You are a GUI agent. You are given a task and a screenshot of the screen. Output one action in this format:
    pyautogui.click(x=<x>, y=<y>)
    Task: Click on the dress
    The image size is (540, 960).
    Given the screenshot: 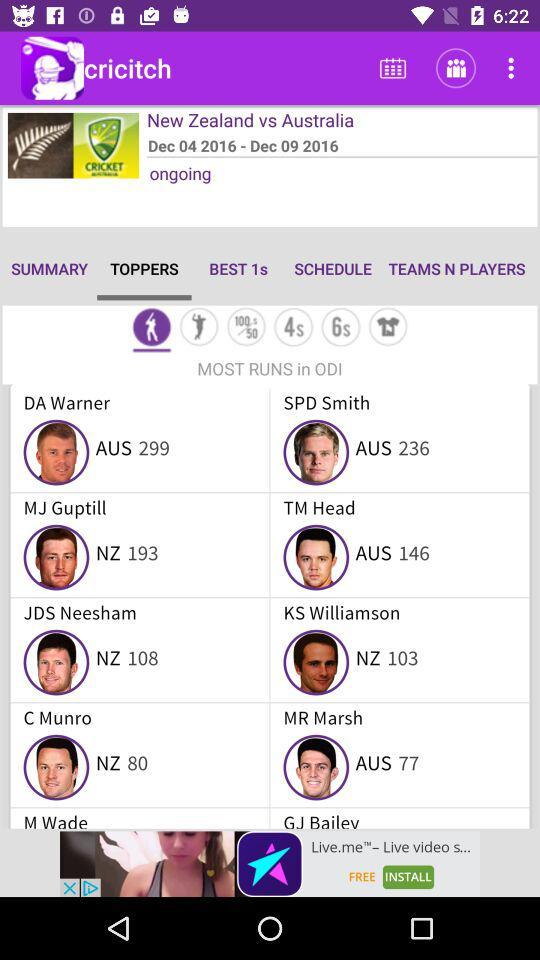 What is the action you would take?
    pyautogui.click(x=388, y=329)
    